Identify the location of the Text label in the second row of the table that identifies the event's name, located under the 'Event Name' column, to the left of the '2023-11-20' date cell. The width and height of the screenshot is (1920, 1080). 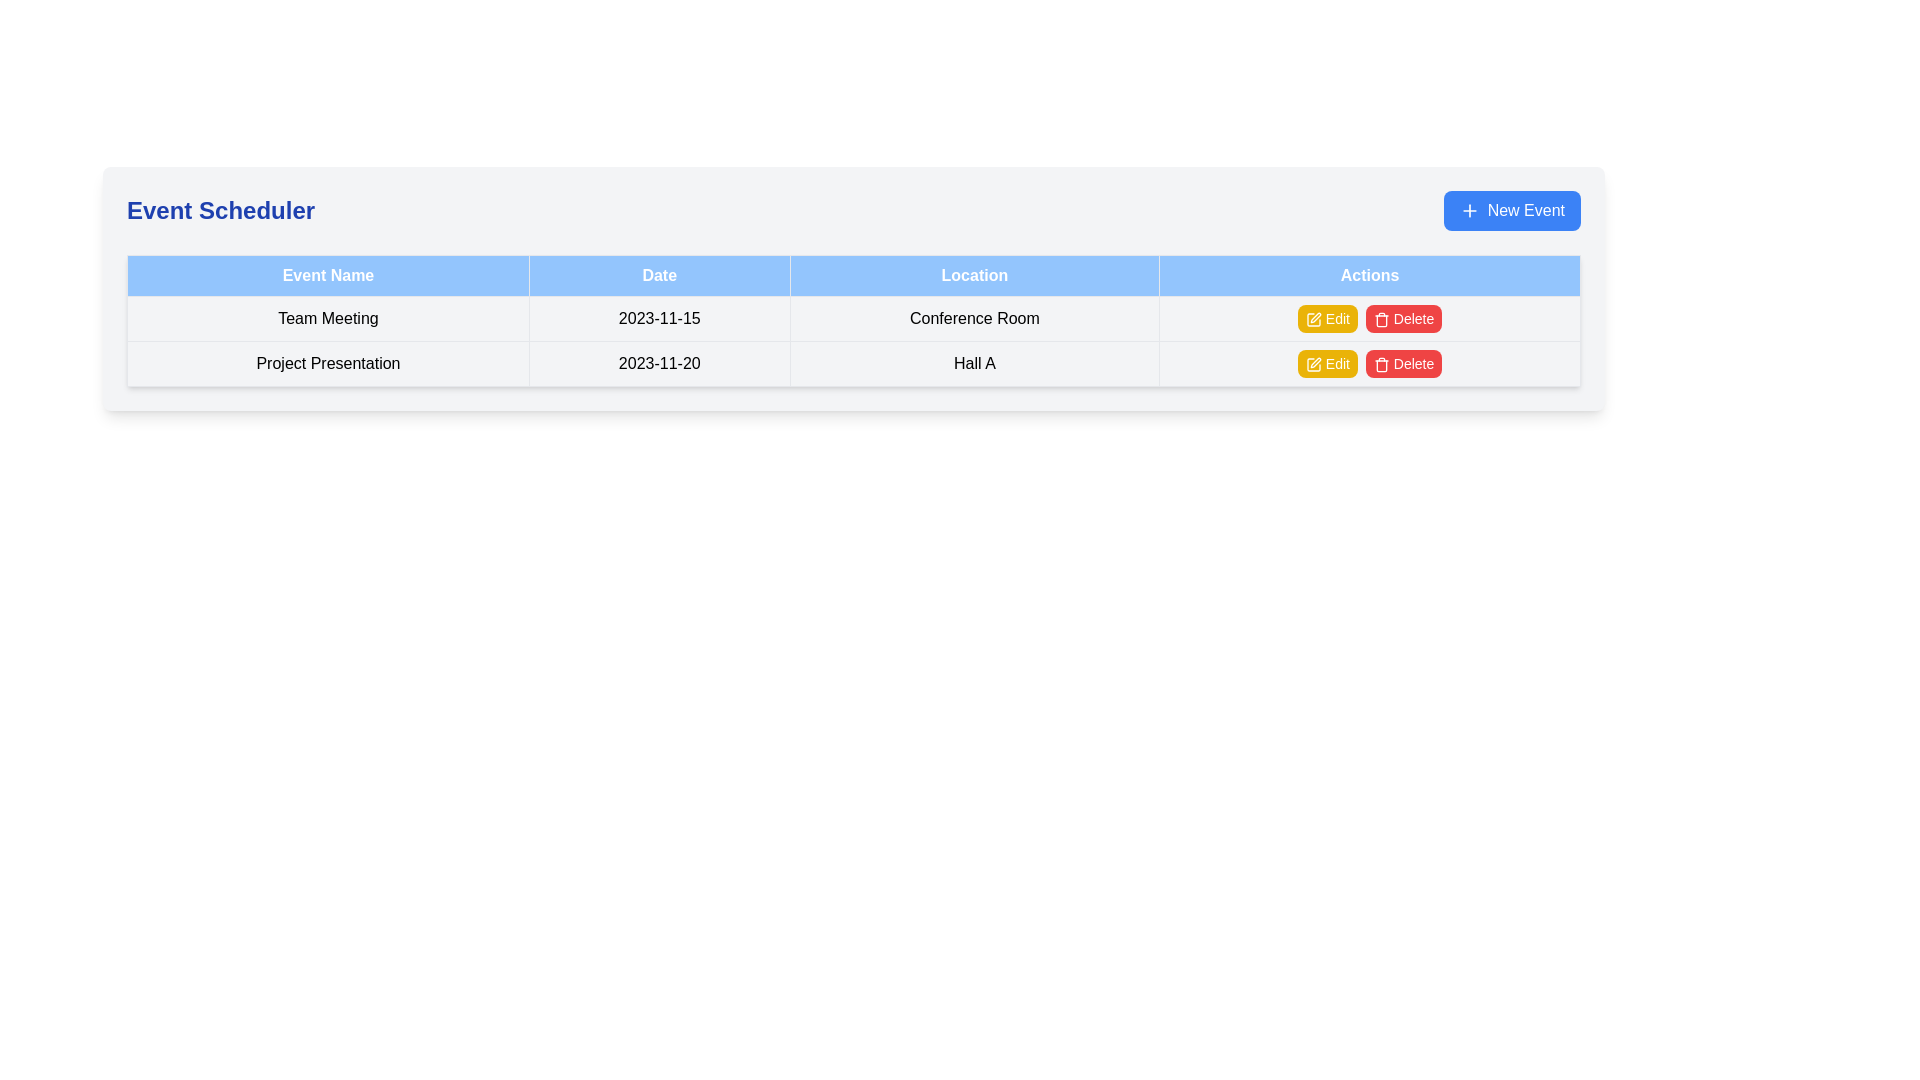
(328, 363).